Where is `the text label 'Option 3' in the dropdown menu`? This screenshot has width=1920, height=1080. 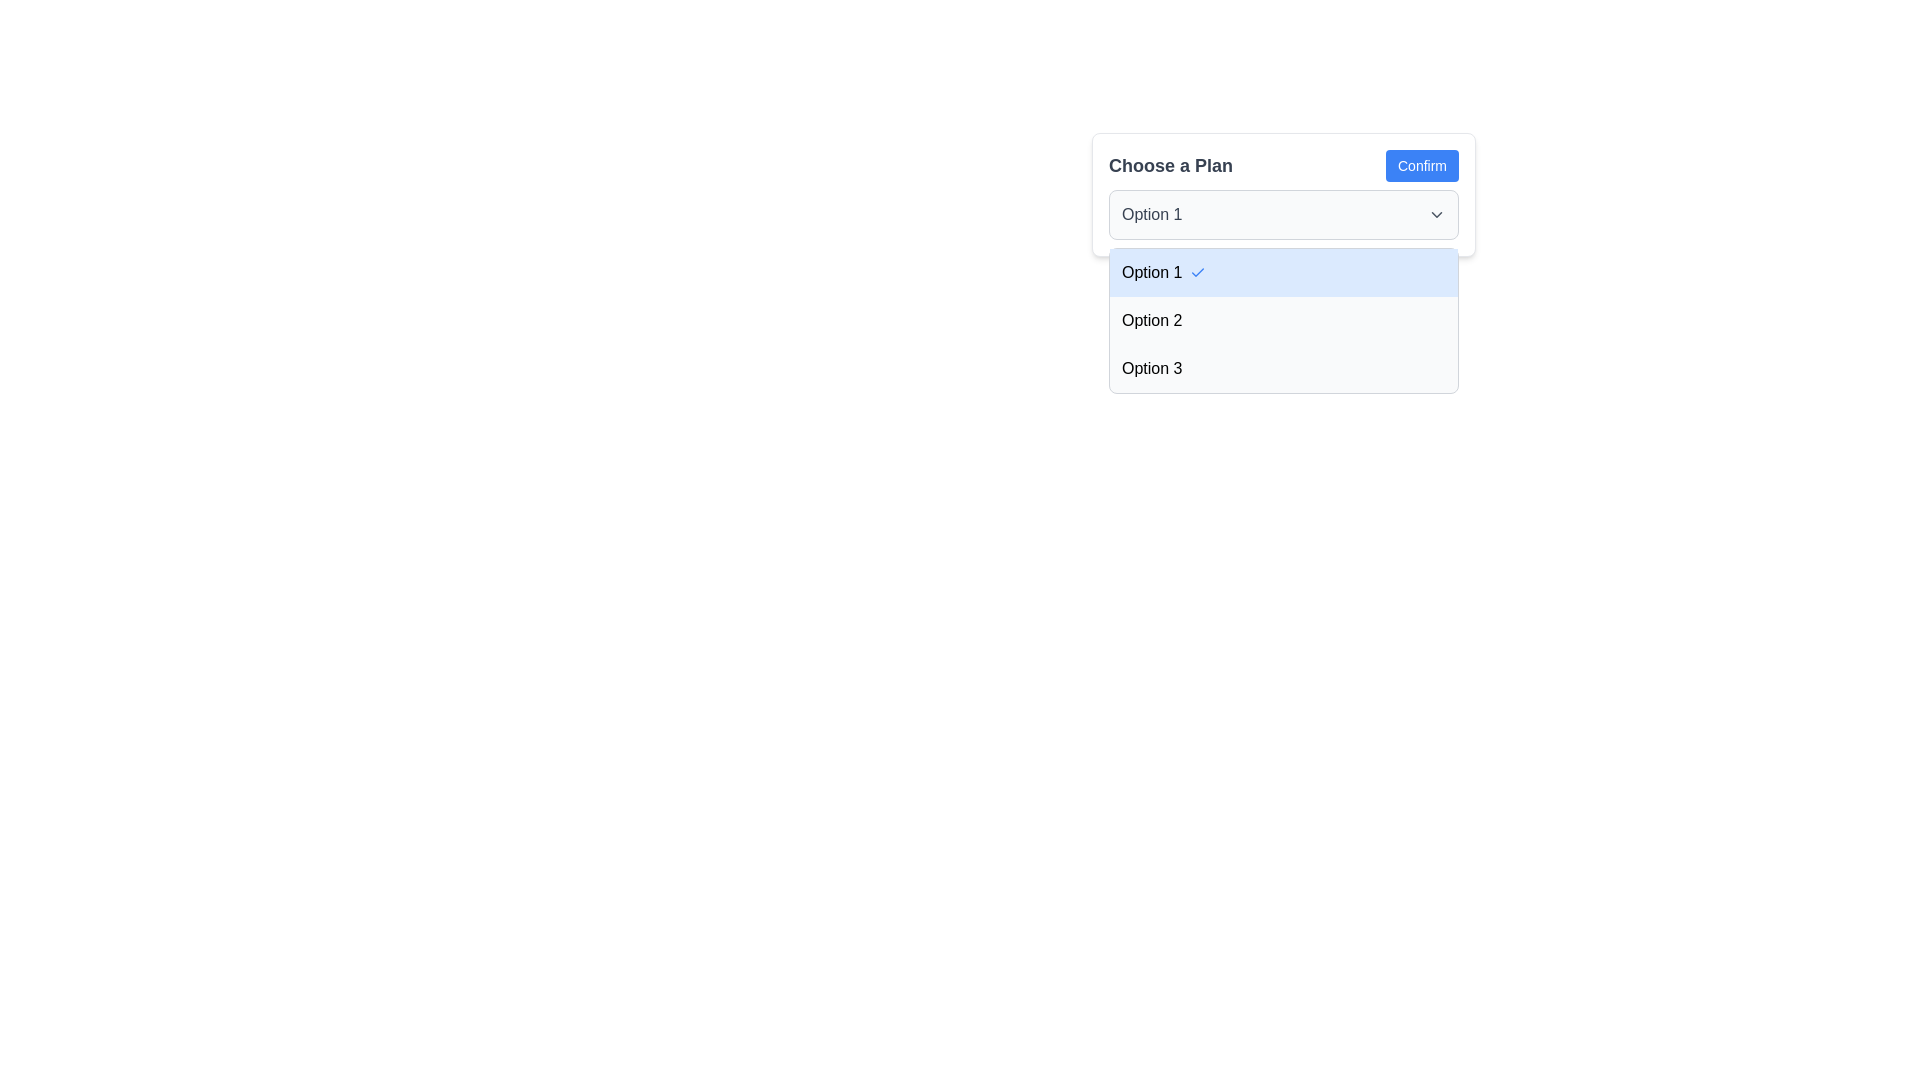
the text label 'Option 3' in the dropdown menu is located at coordinates (1152, 369).